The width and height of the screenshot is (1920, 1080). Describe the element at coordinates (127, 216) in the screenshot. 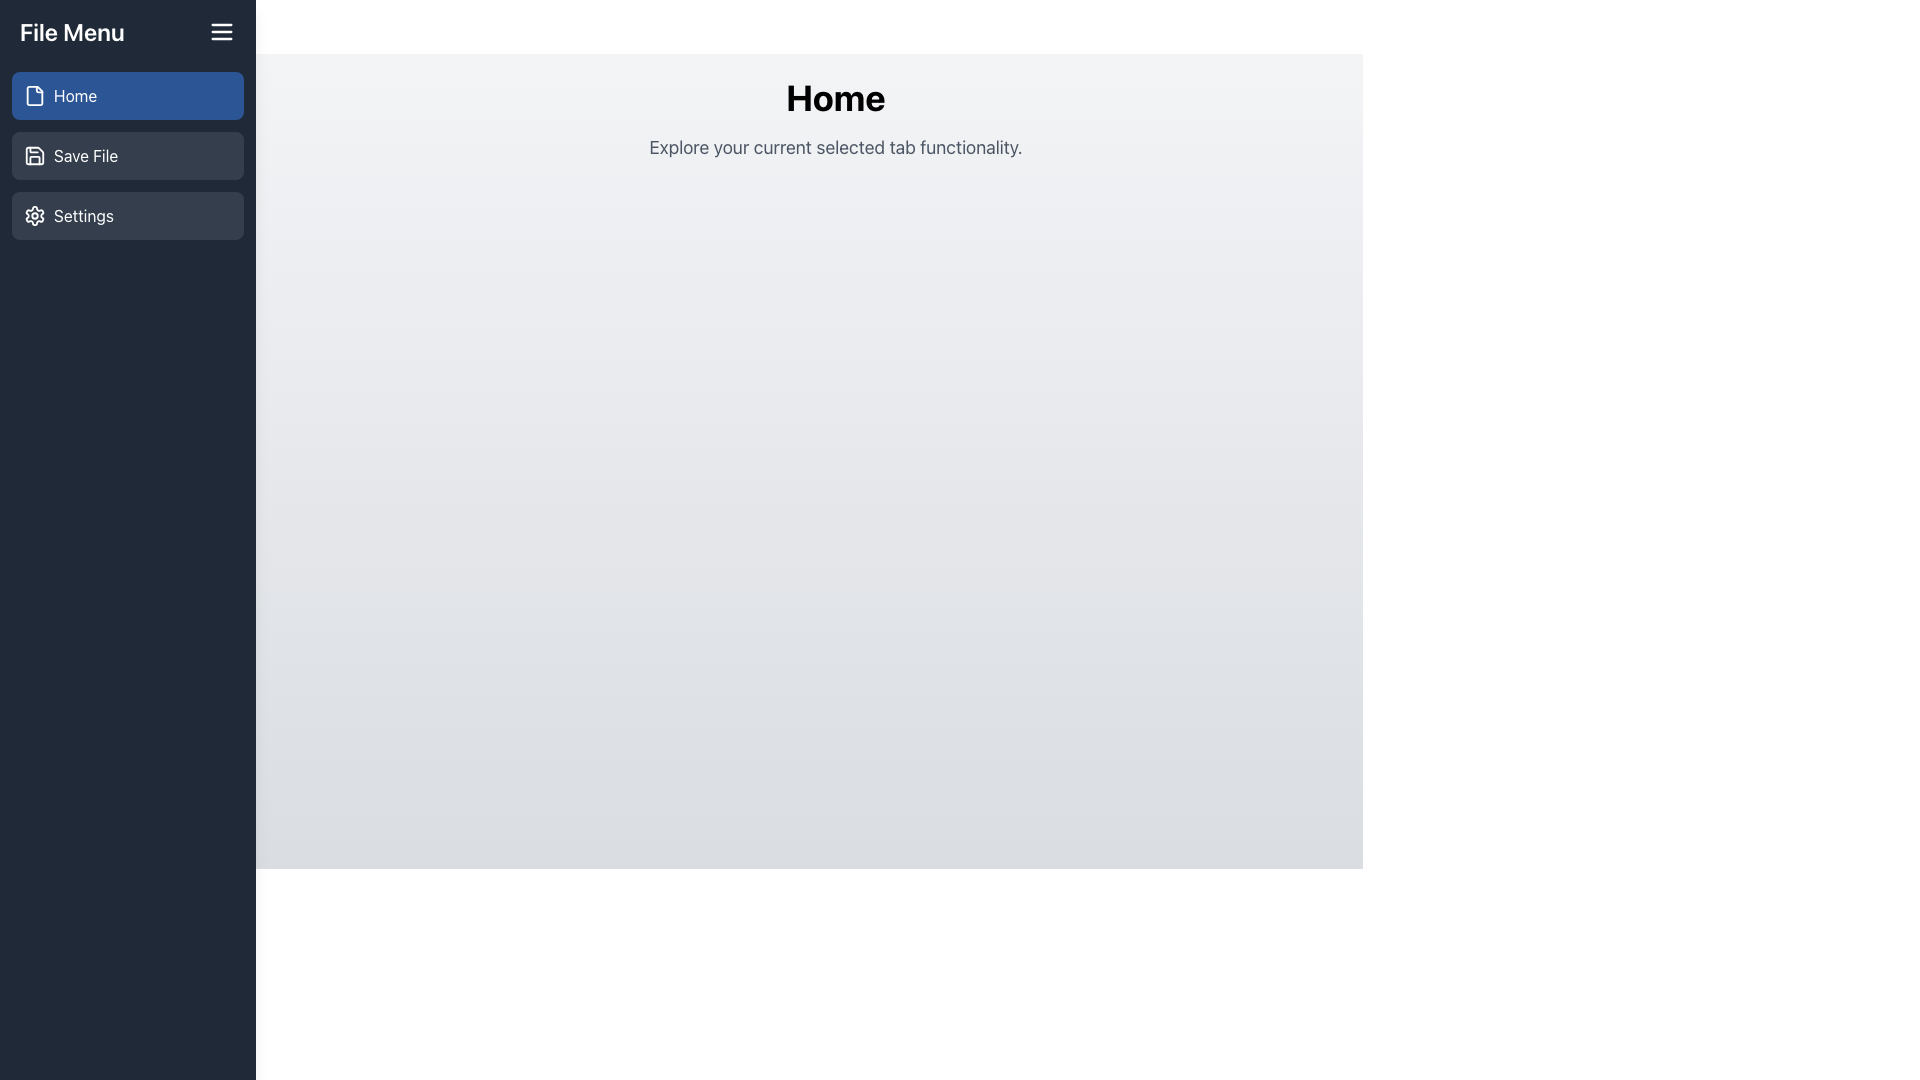

I see `the third button in the sidebar navigation menu` at that location.